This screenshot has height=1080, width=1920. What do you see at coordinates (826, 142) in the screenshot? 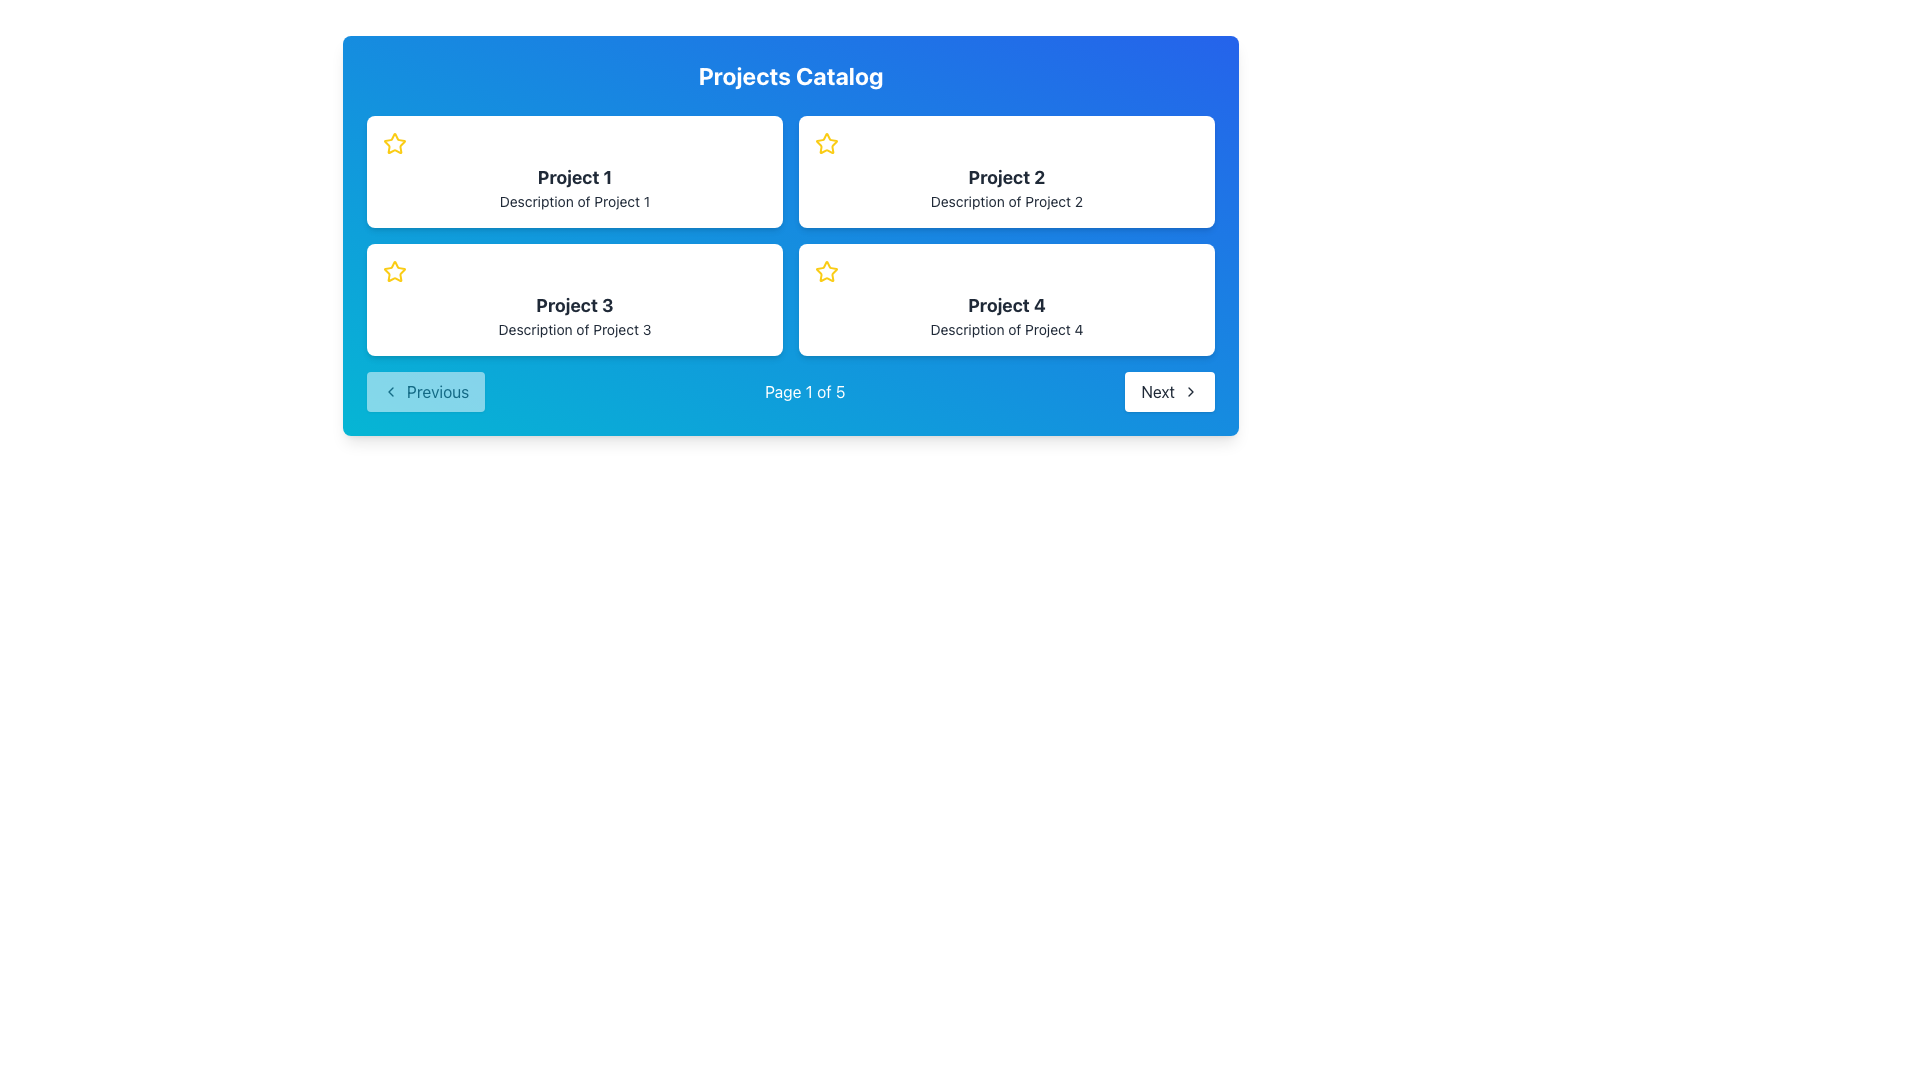
I see `the star-shaped icon with a yellow border and a hollow center located in the upper part of the 'Project 2' card` at bounding box center [826, 142].